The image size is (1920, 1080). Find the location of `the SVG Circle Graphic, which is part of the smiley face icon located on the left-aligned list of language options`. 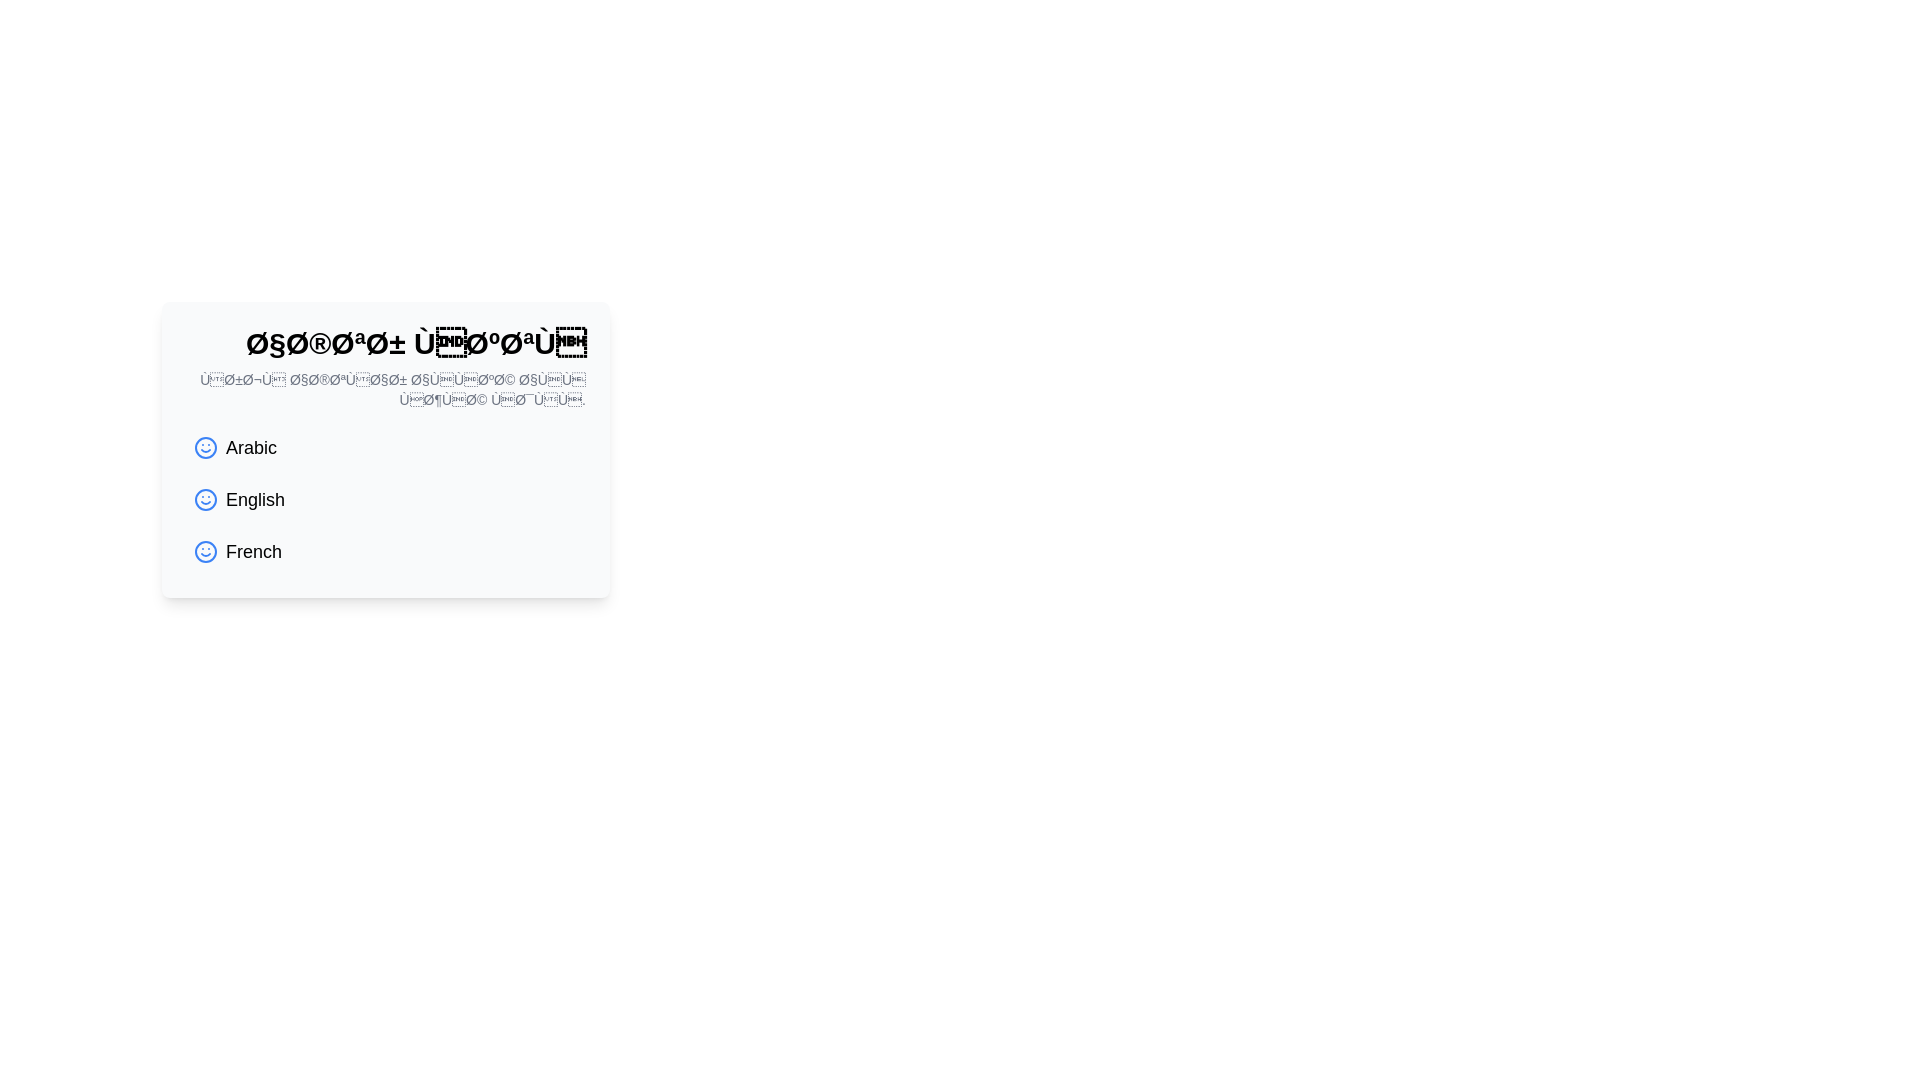

the SVG Circle Graphic, which is part of the smiley face icon located on the left-aligned list of language options is located at coordinates (206, 446).